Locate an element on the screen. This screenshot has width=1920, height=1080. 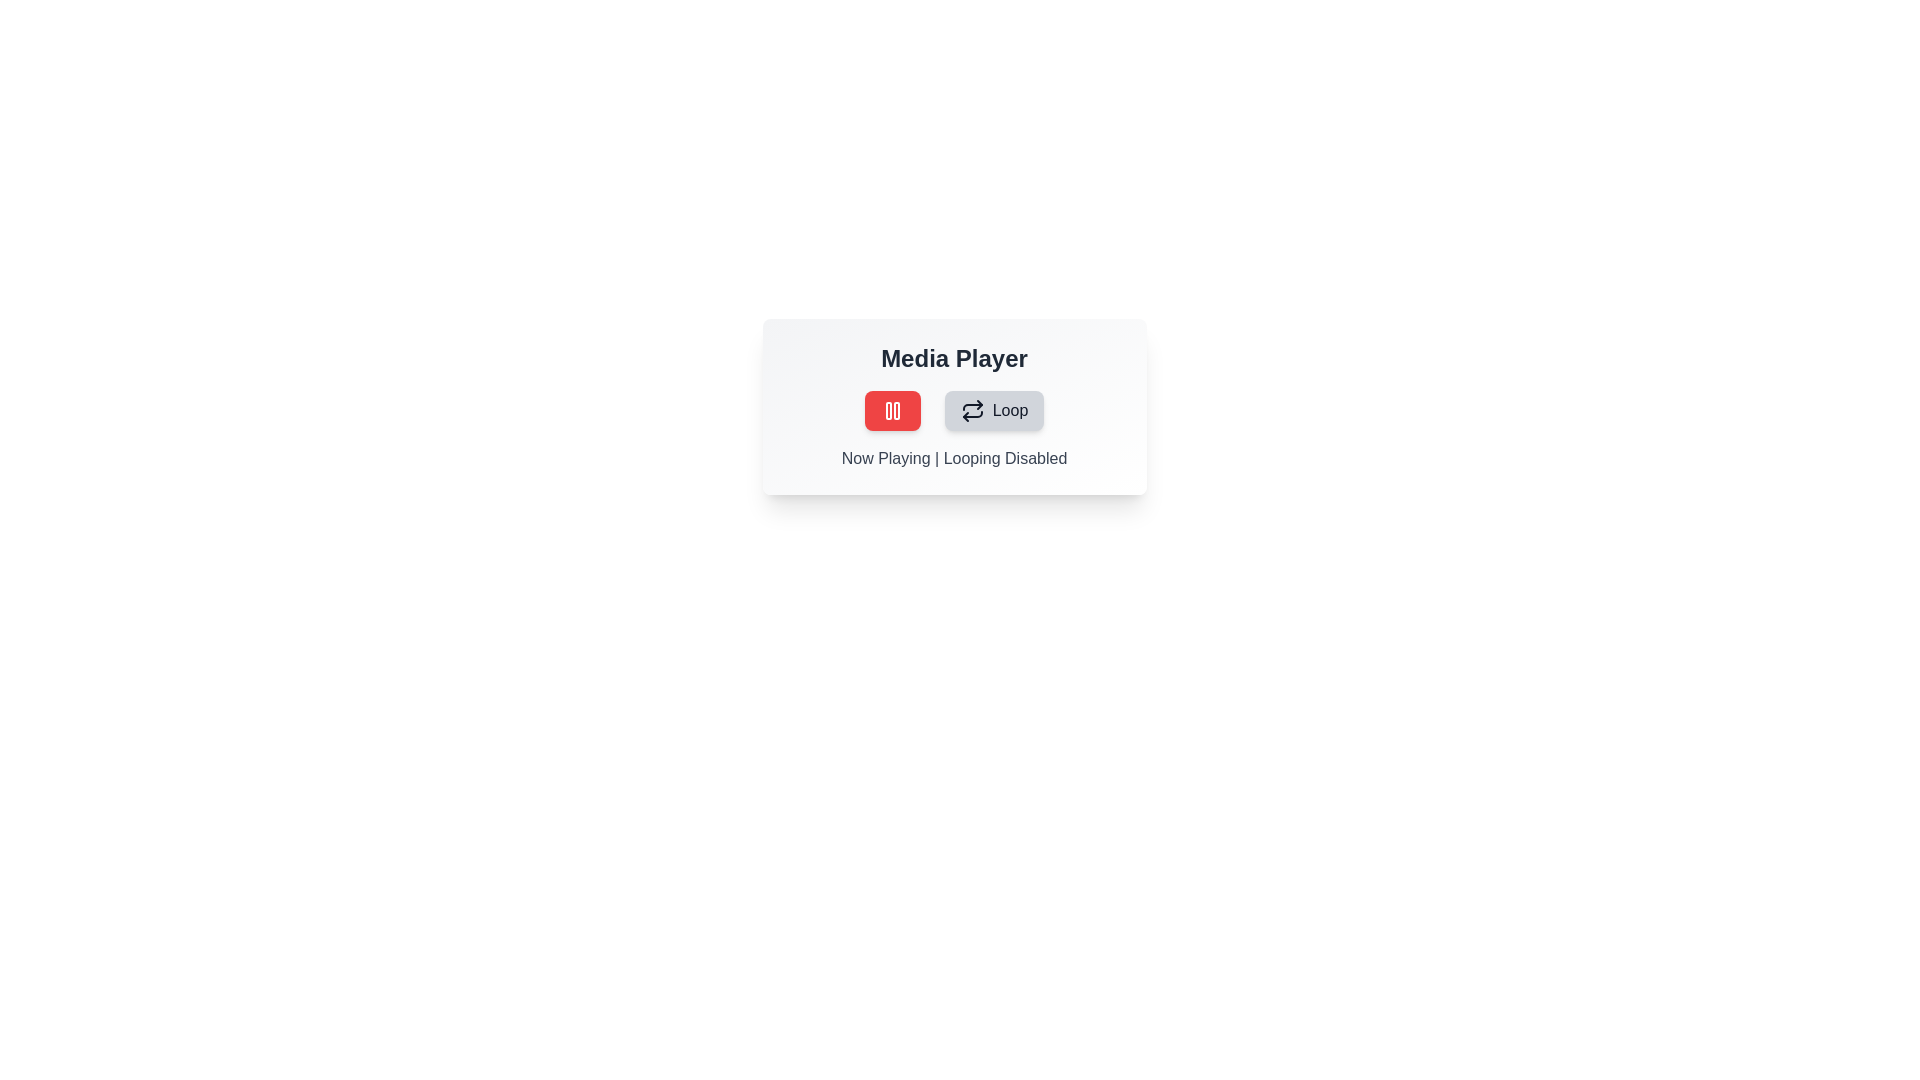
the play_button of the MediaControlToggle component is located at coordinates (891, 410).